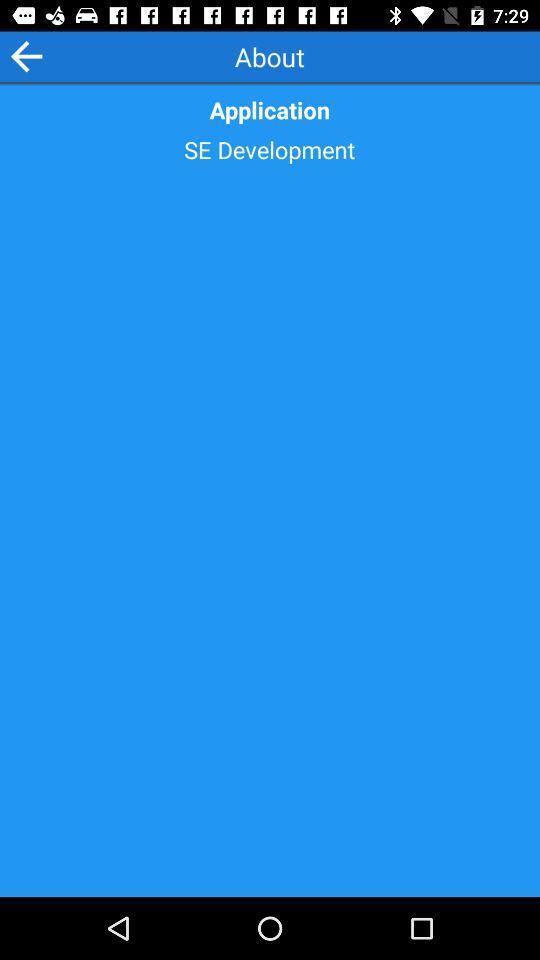 This screenshot has width=540, height=960. I want to click on go back, so click(25, 55).